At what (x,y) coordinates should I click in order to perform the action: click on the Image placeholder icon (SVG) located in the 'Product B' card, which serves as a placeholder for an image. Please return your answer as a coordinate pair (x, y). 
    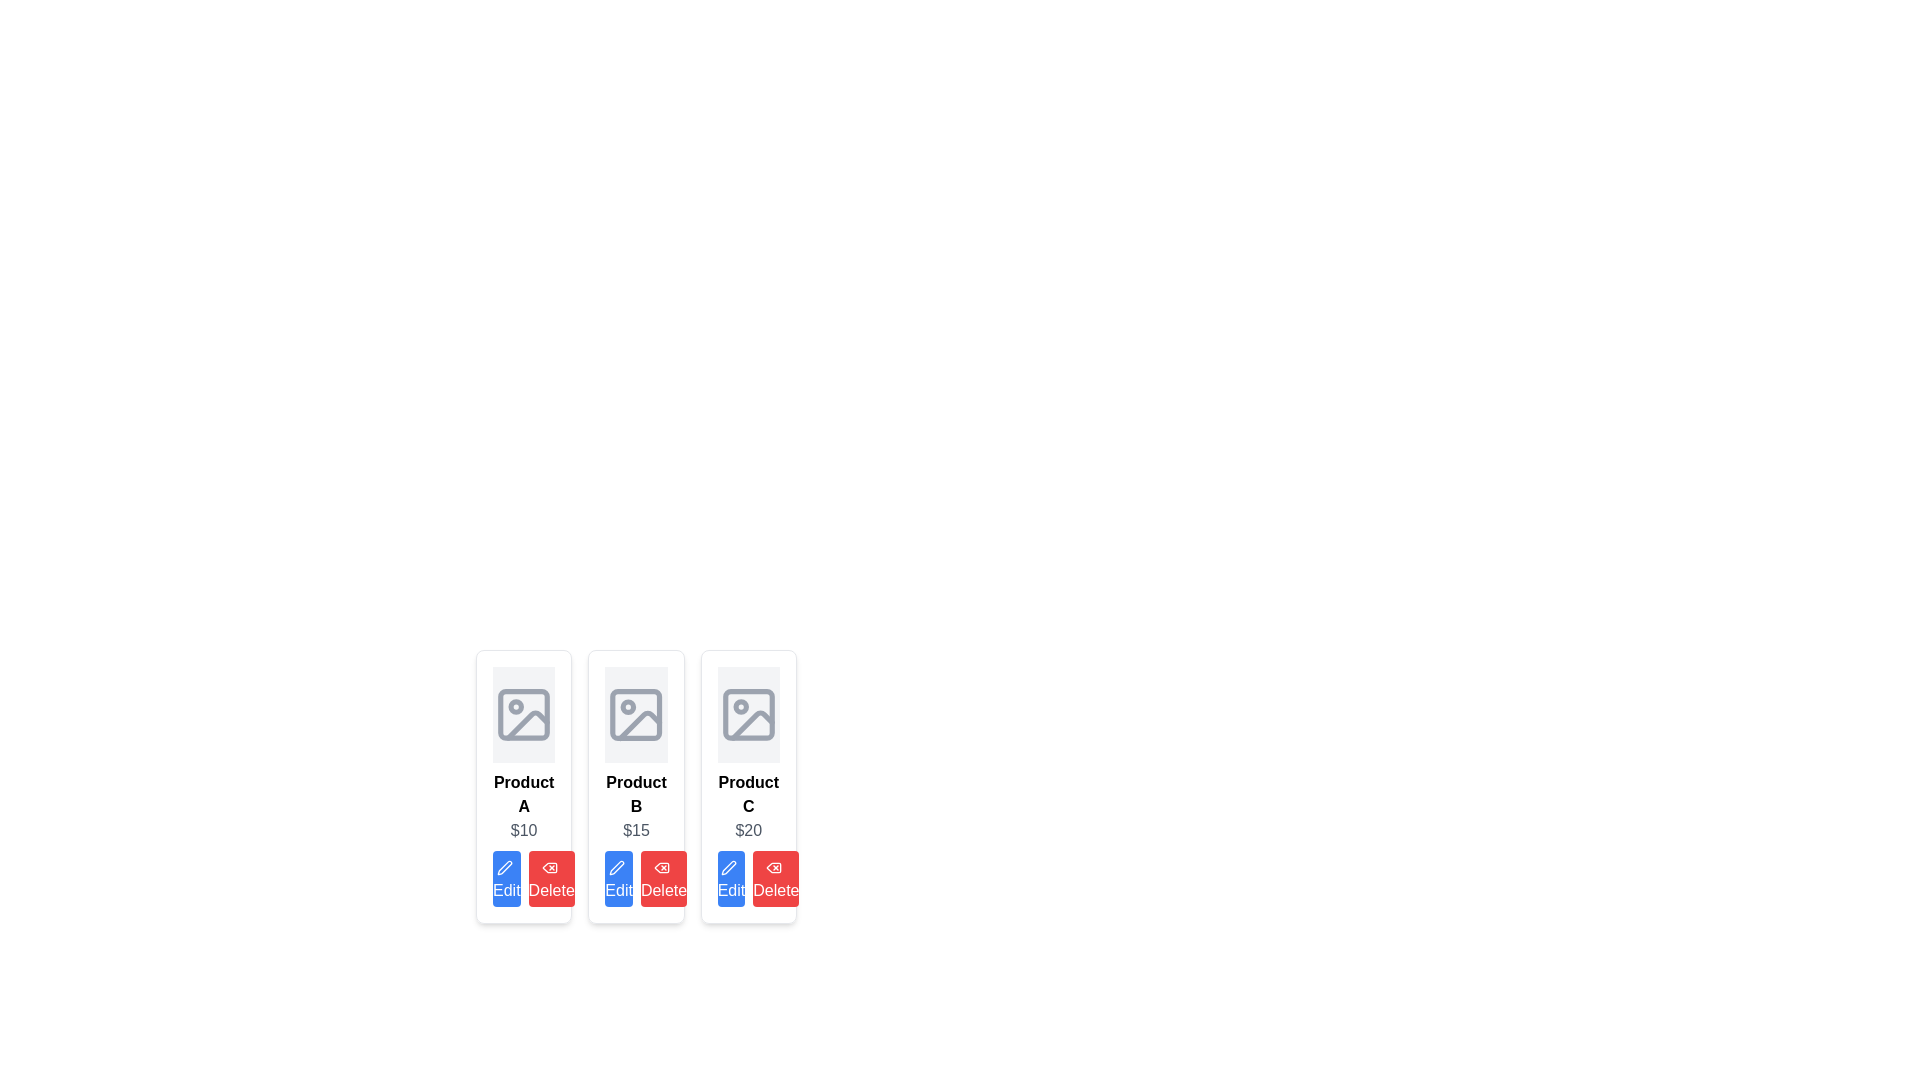
    Looking at the image, I should click on (635, 713).